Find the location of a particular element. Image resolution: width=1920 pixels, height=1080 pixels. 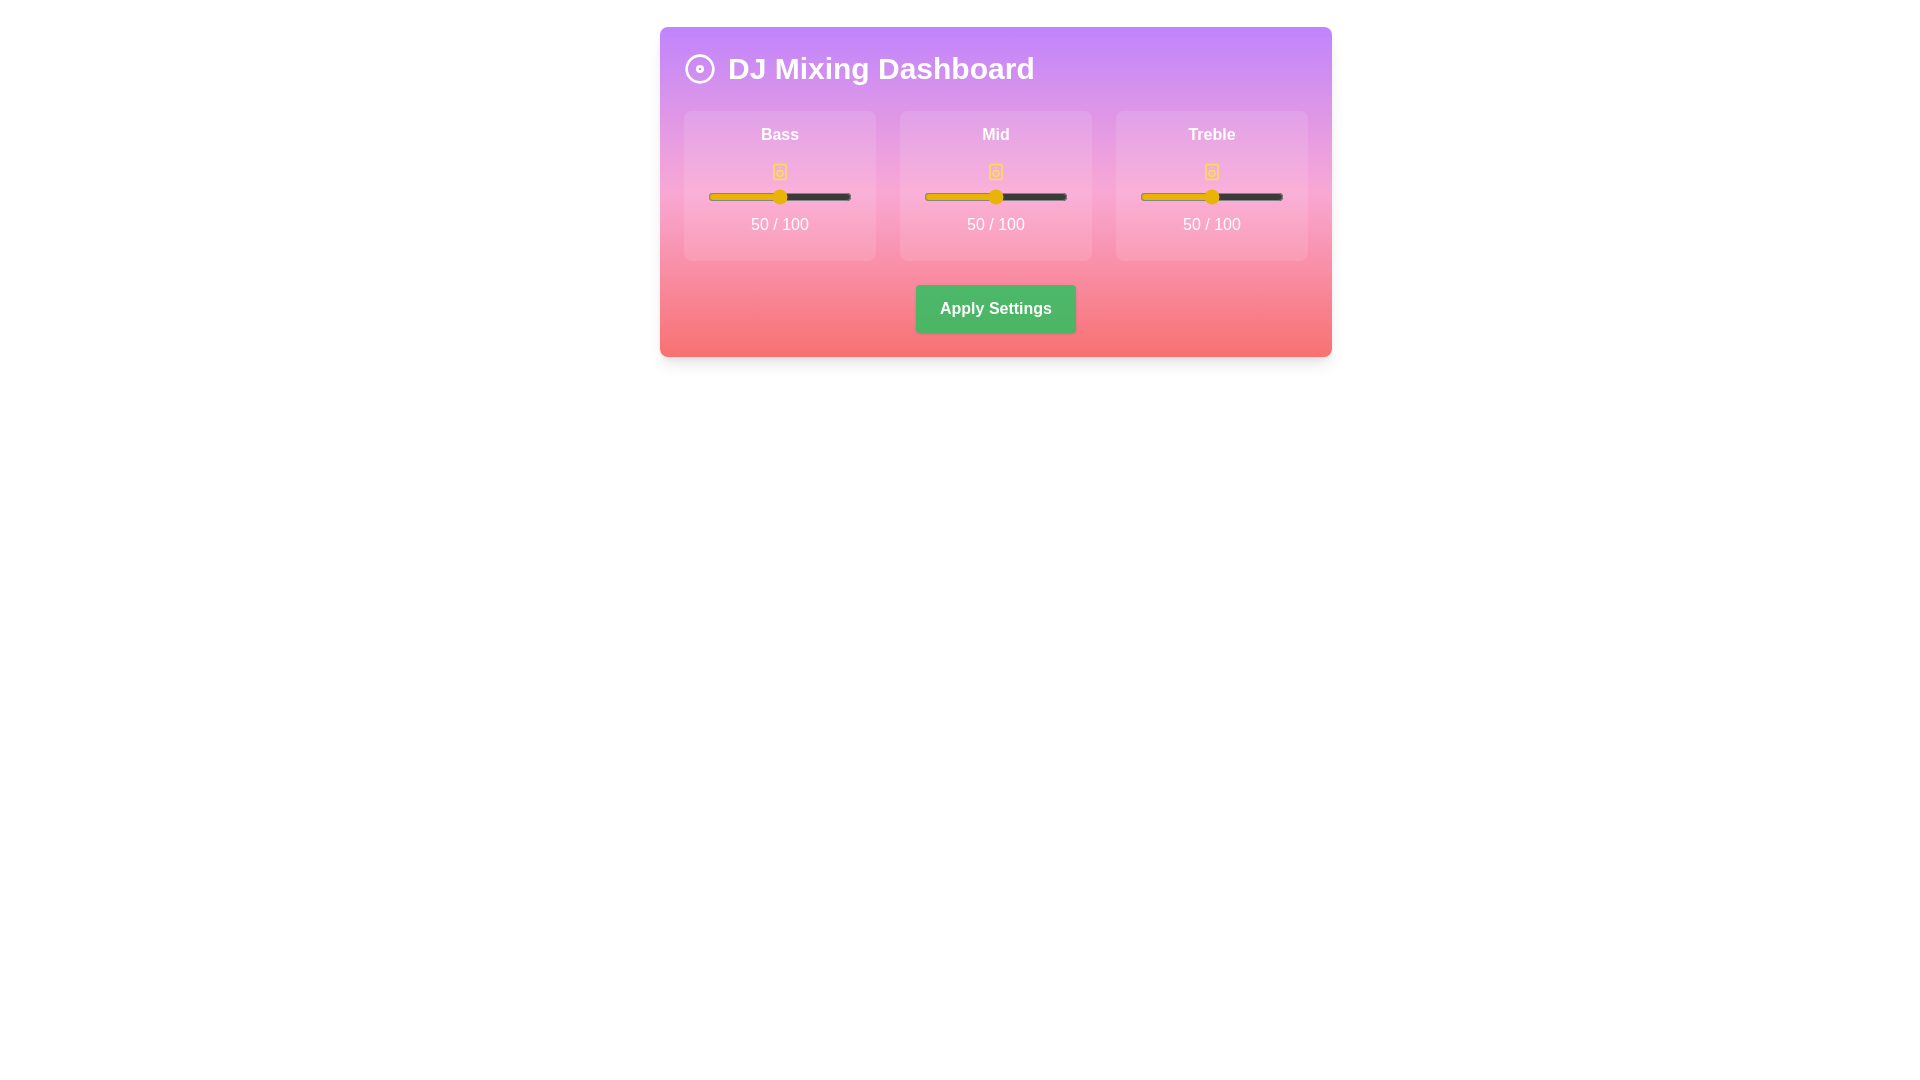

the mid slider to set its value to 45 is located at coordinates (988, 196).